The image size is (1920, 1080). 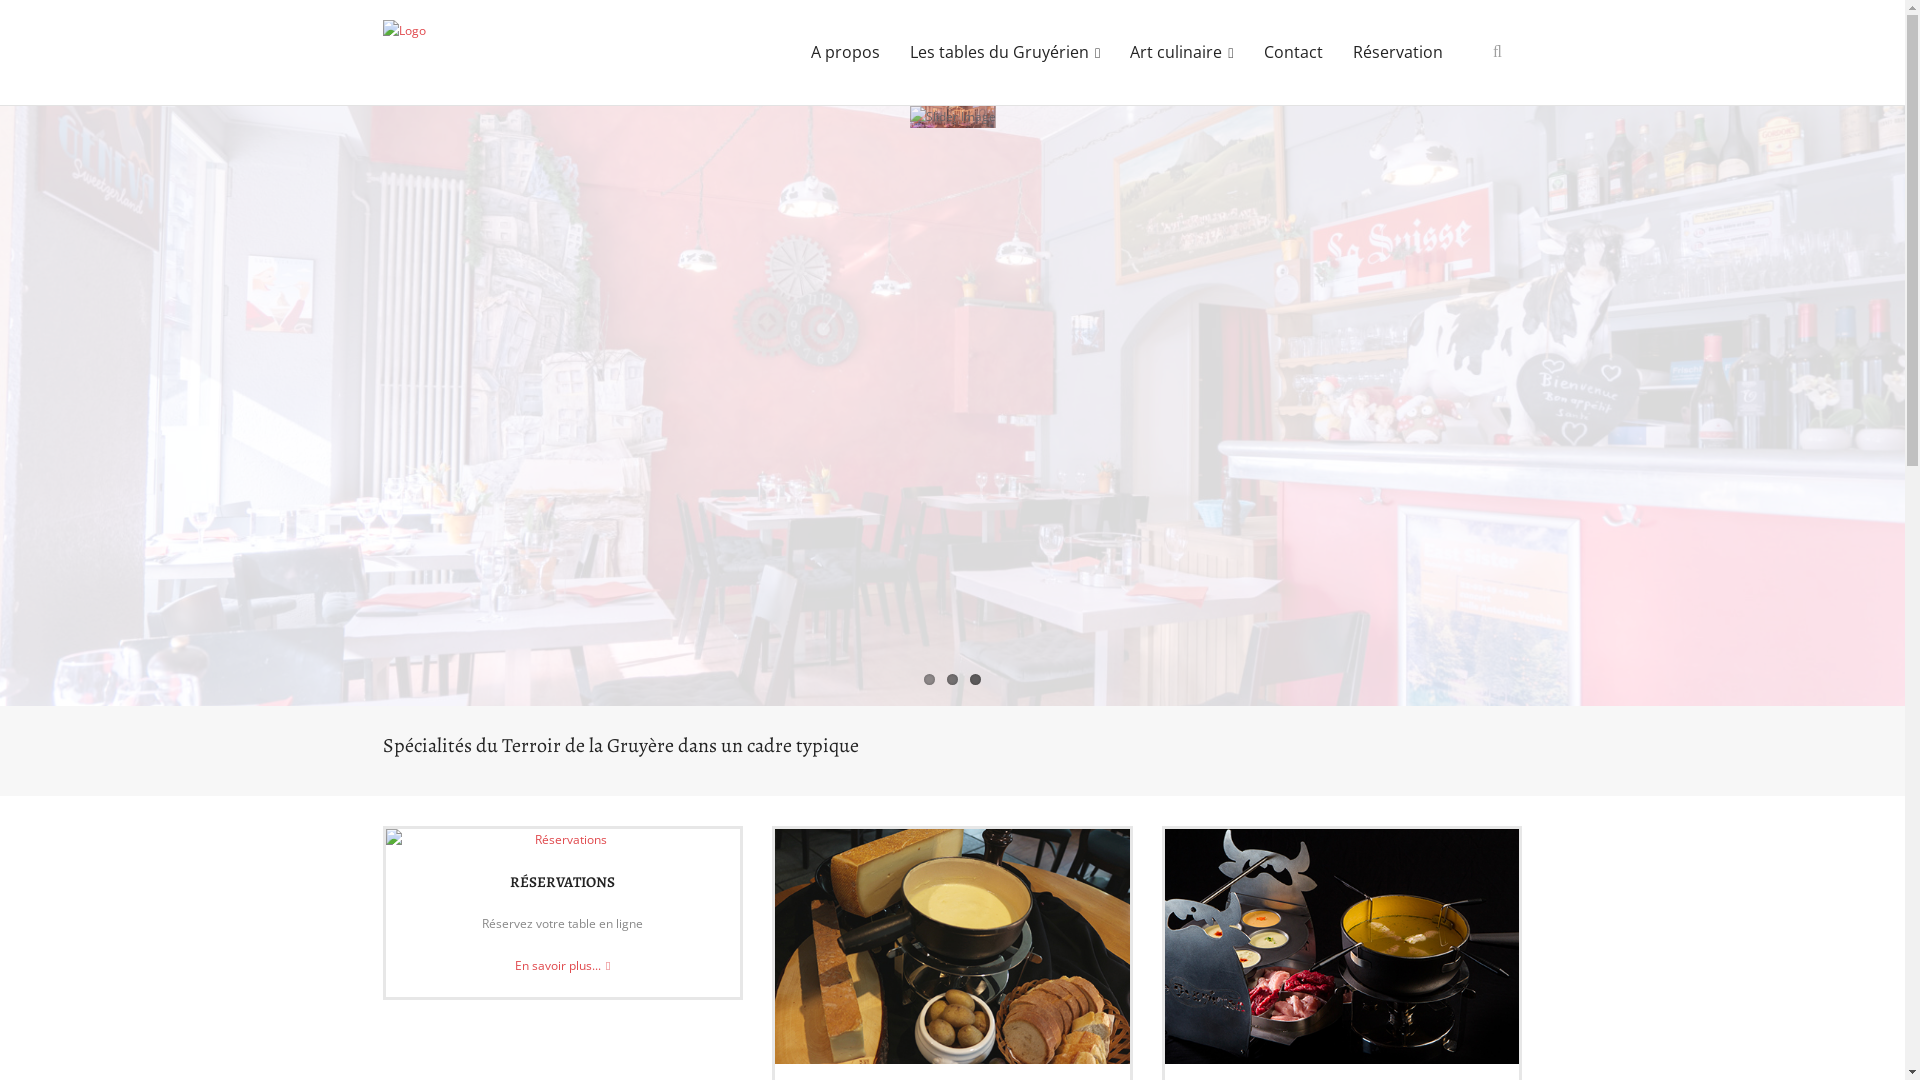 What do you see at coordinates (1247, 51) in the screenshot?
I see `'Contact'` at bounding box center [1247, 51].